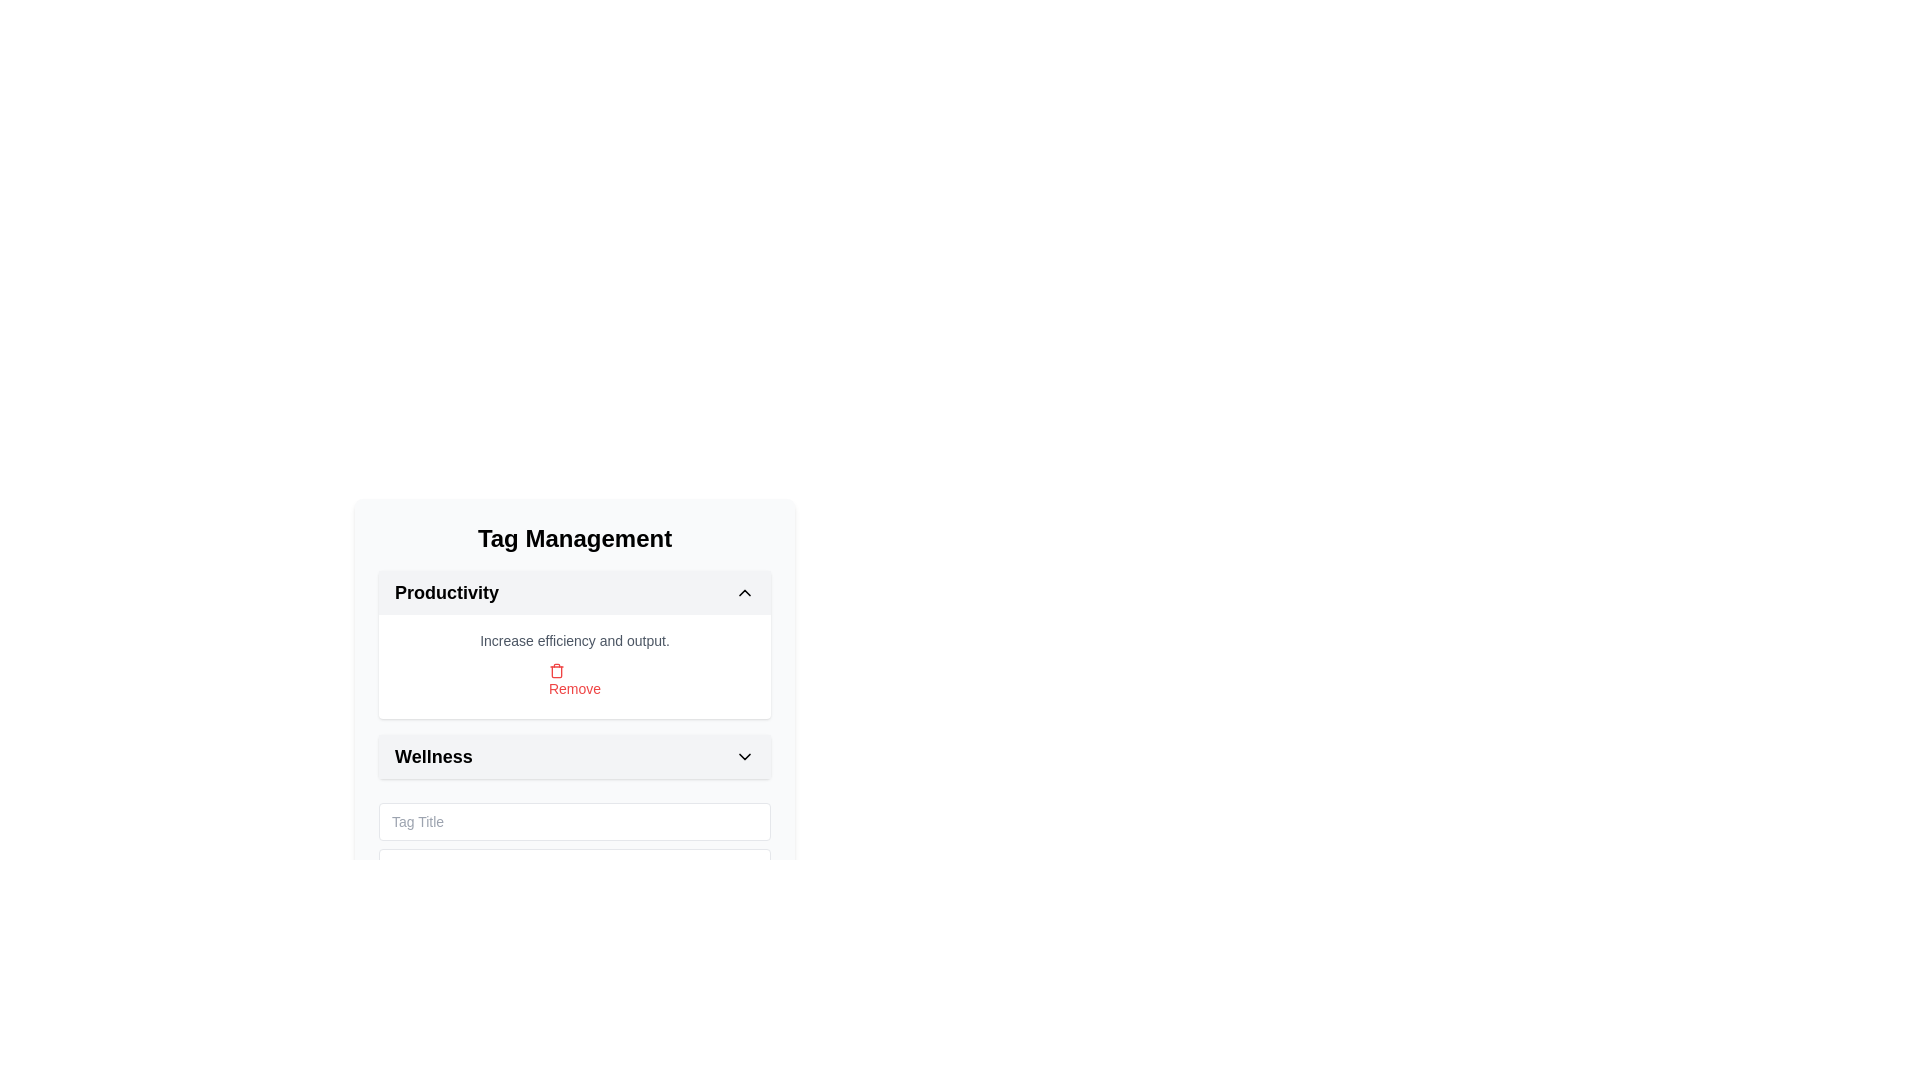 The width and height of the screenshot is (1920, 1080). Describe the element at coordinates (574, 538) in the screenshot. I see `the header element that serves as a title for the section, positioned at the top center of the layout` at that location.